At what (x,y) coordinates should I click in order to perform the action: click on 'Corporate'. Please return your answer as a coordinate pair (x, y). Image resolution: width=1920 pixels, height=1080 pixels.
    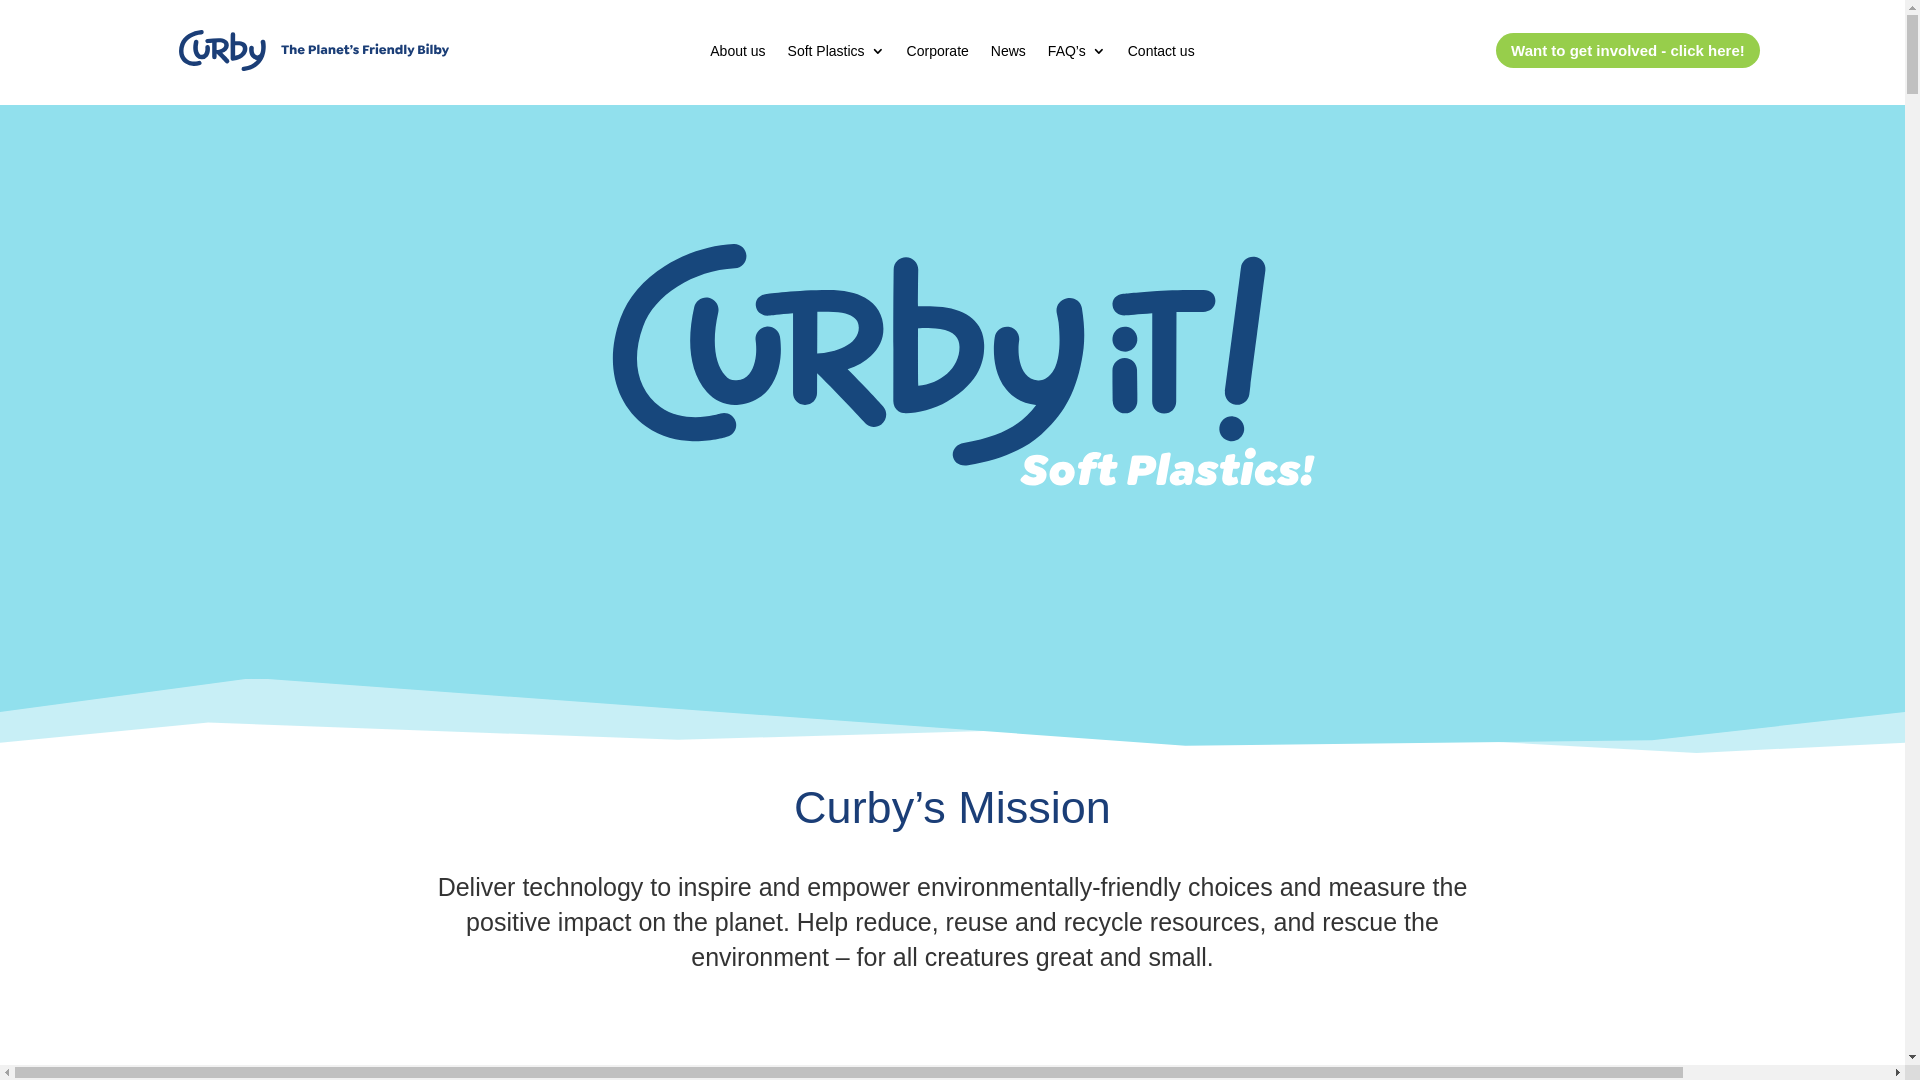
    Looking at the image, I should click on (936, 53).